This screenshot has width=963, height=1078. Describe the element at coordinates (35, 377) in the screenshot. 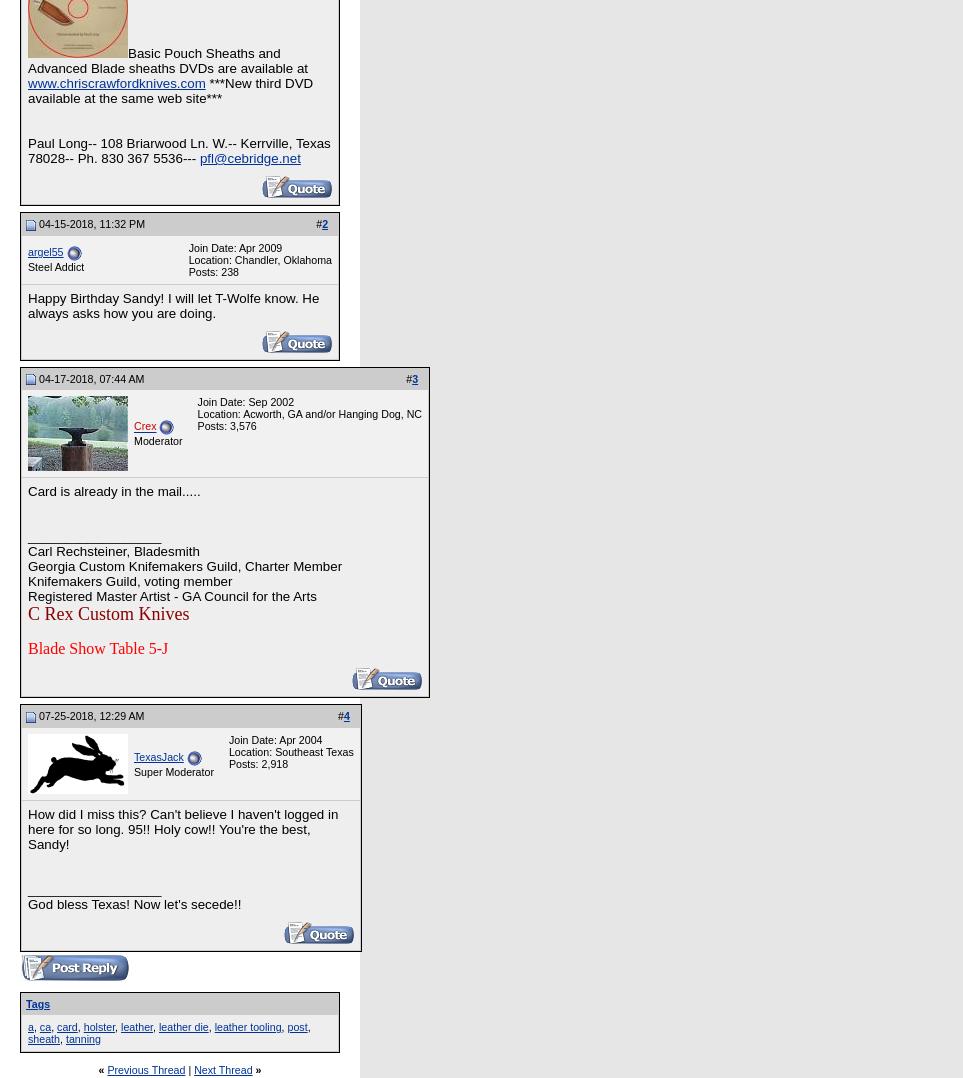

I see `'04-17-2018, 07:44 AM'` at that location.